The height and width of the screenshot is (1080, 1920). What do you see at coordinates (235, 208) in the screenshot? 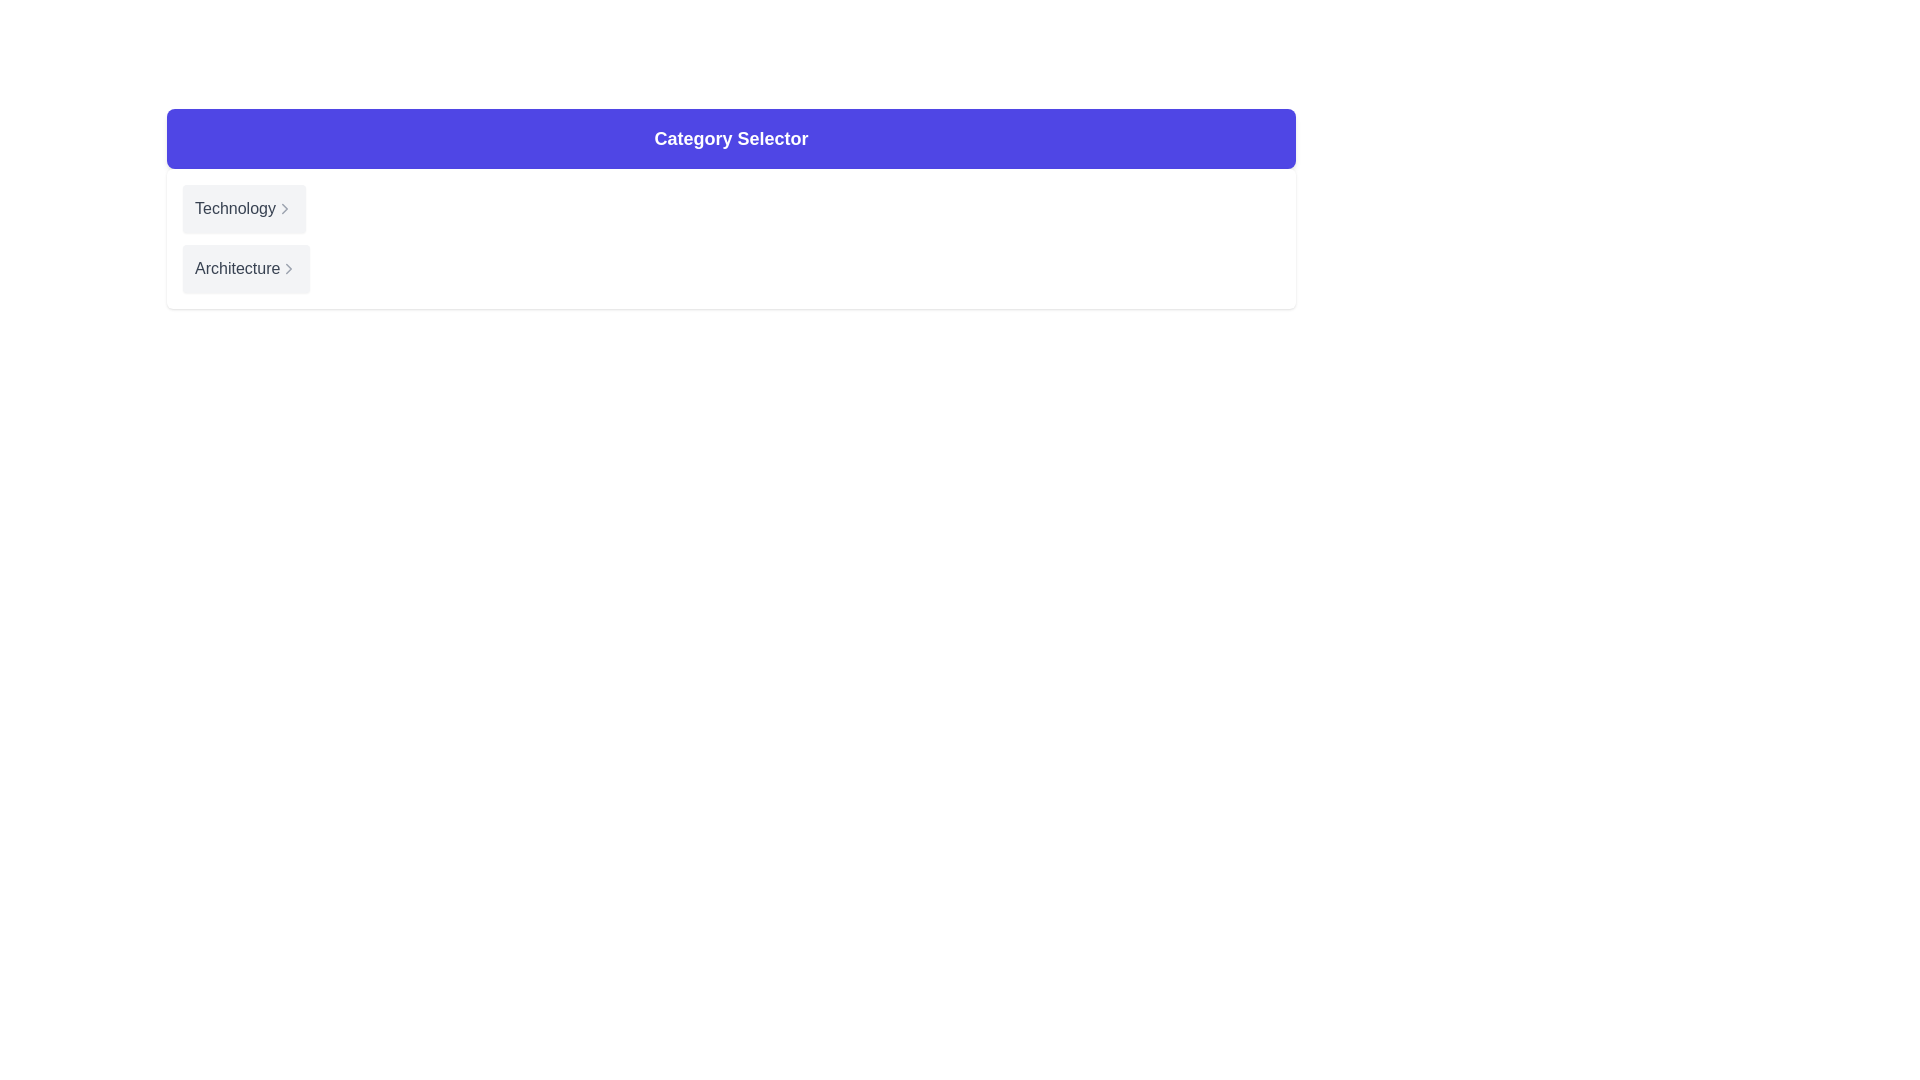
I see `text label element that describes the category 'Technology', located at the top-left corner of the interactive content area` at bounding box center [235, 208].